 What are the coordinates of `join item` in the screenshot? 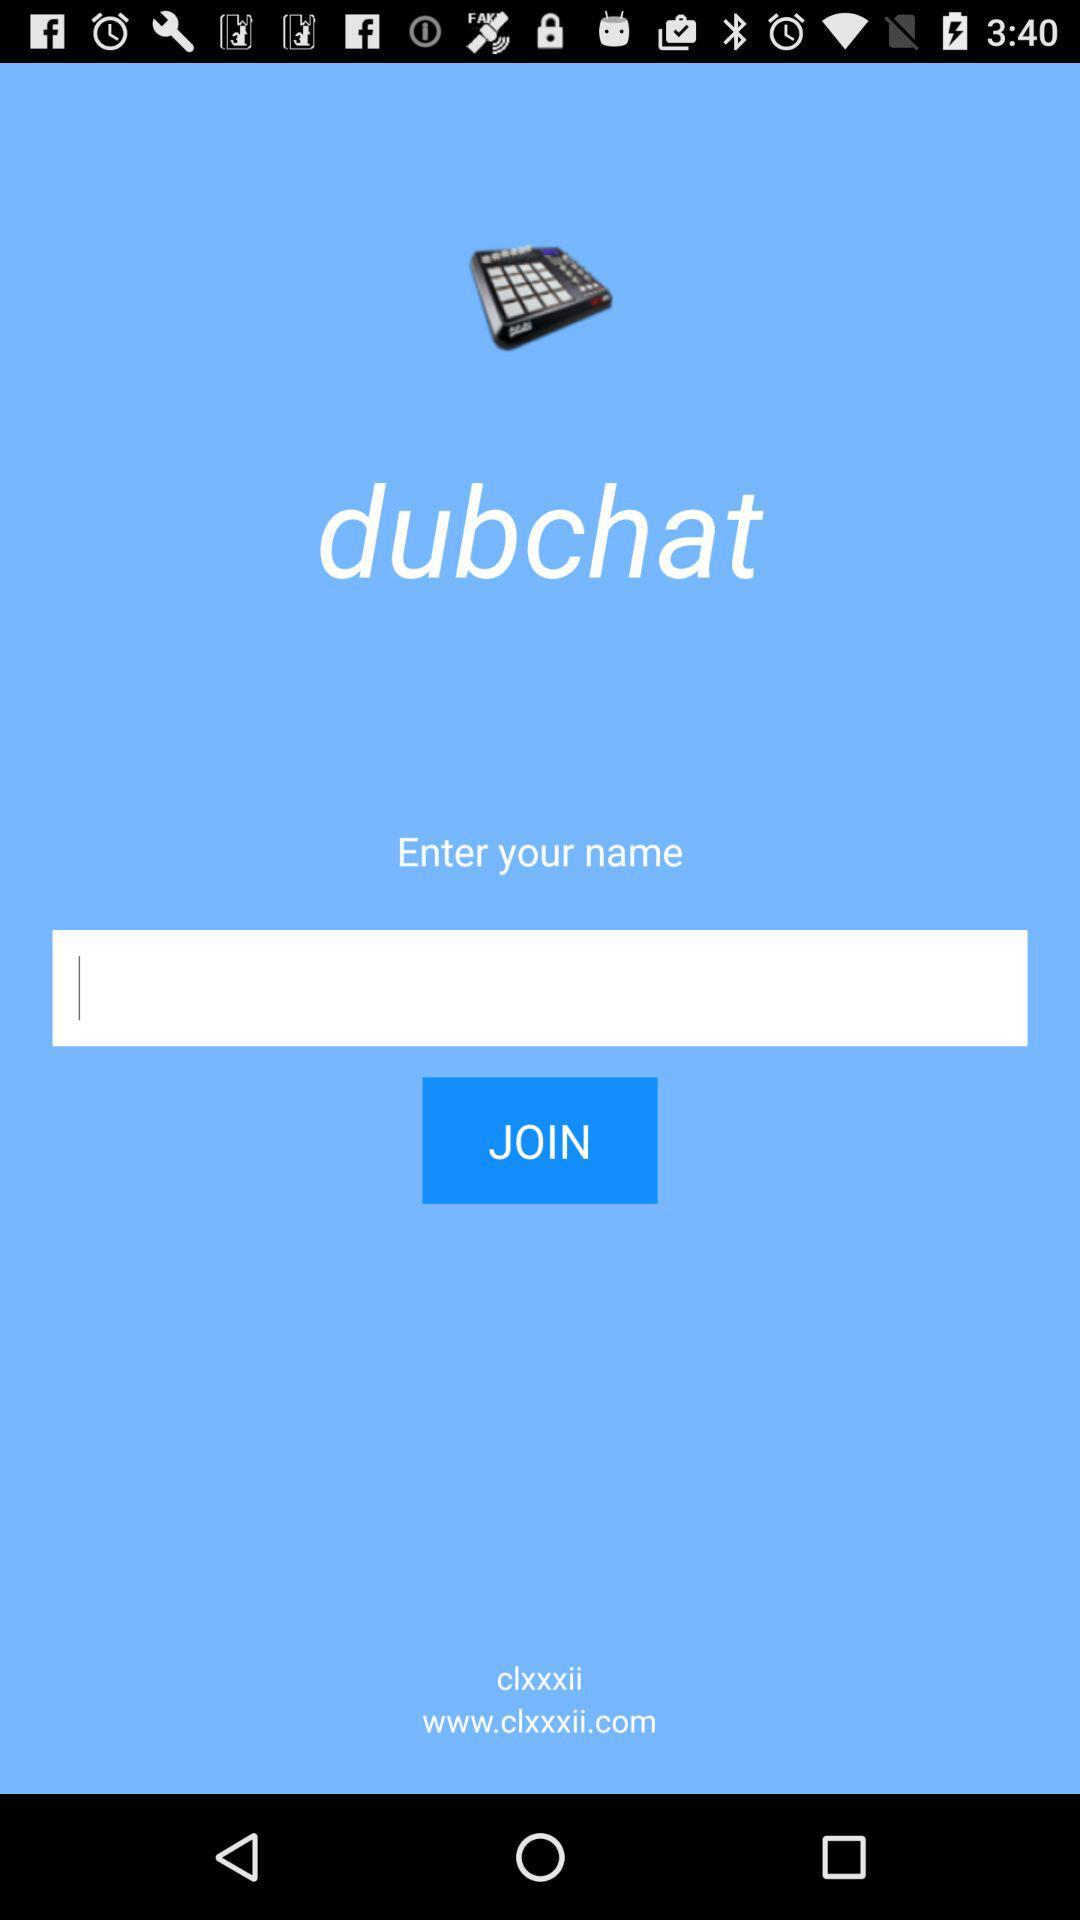 It's located at (540, 1123).